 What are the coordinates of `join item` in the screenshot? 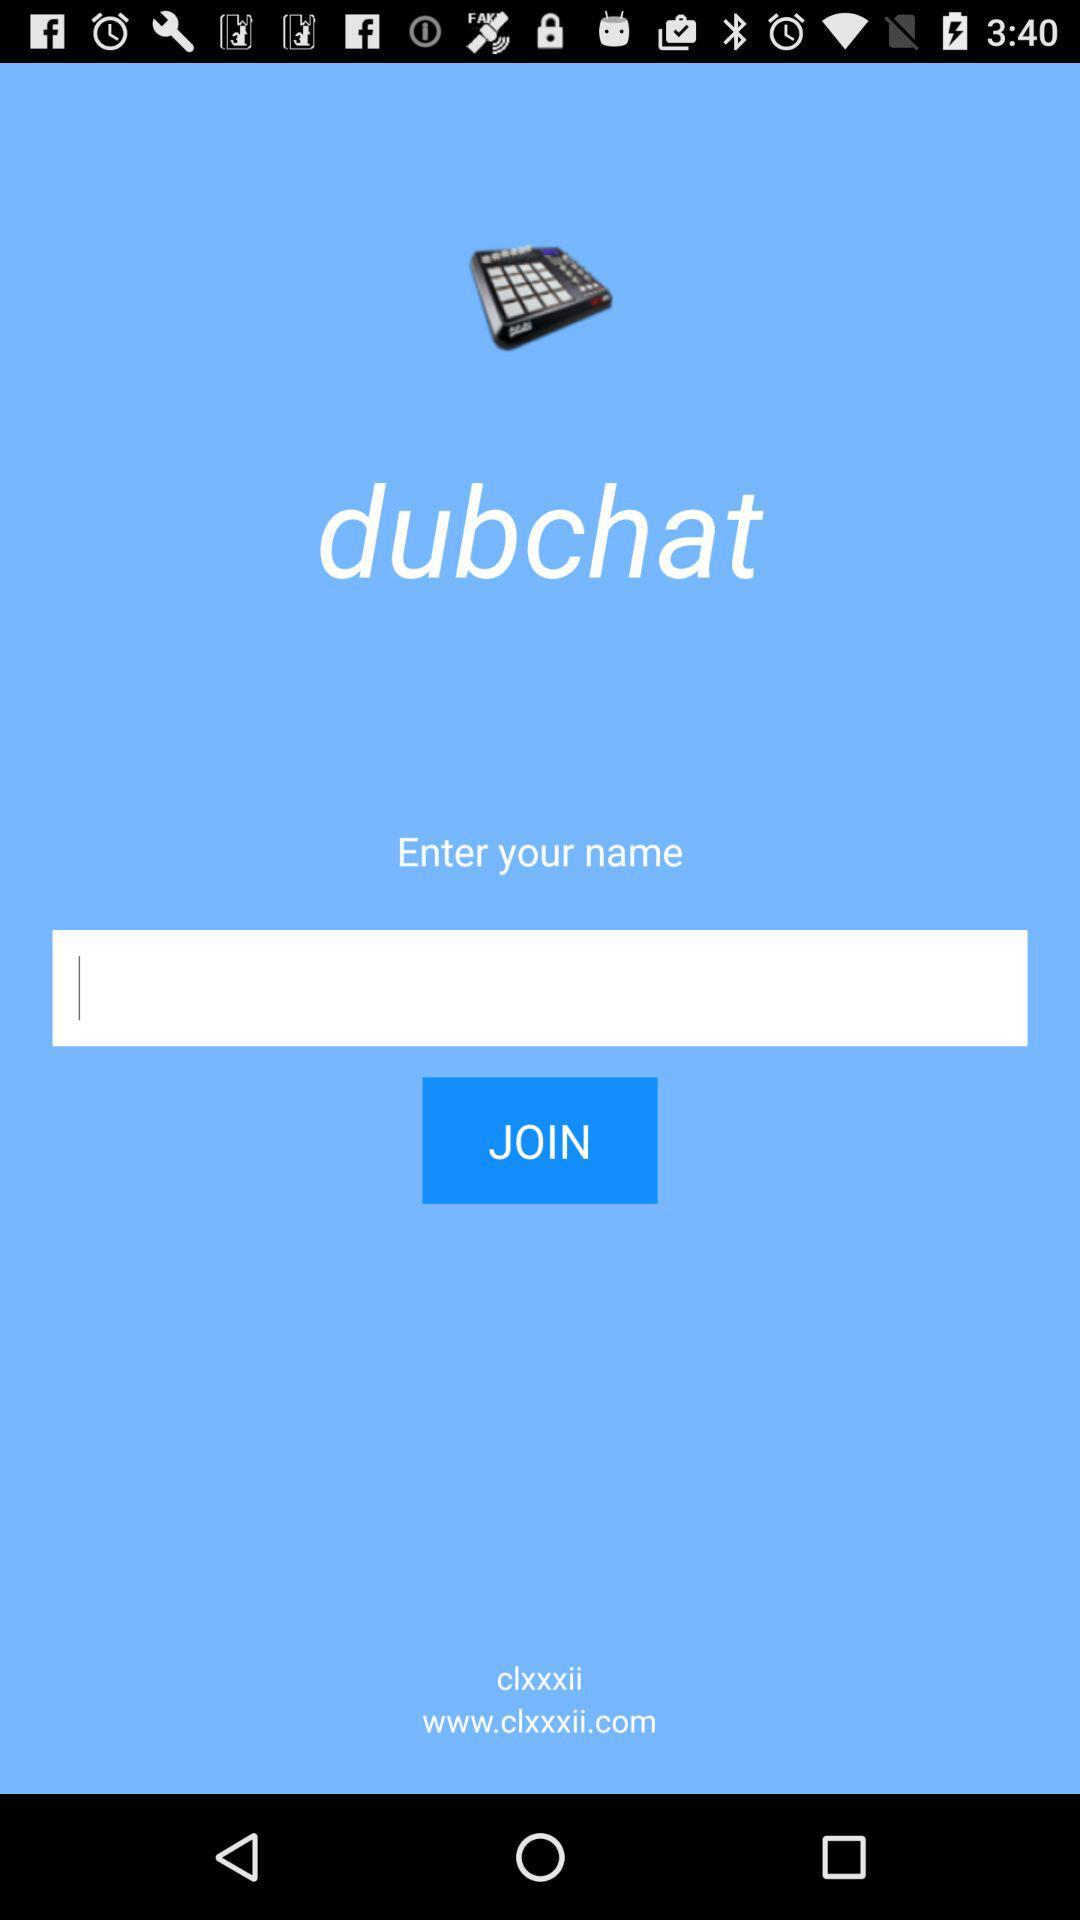 It's located at (540, 1123).